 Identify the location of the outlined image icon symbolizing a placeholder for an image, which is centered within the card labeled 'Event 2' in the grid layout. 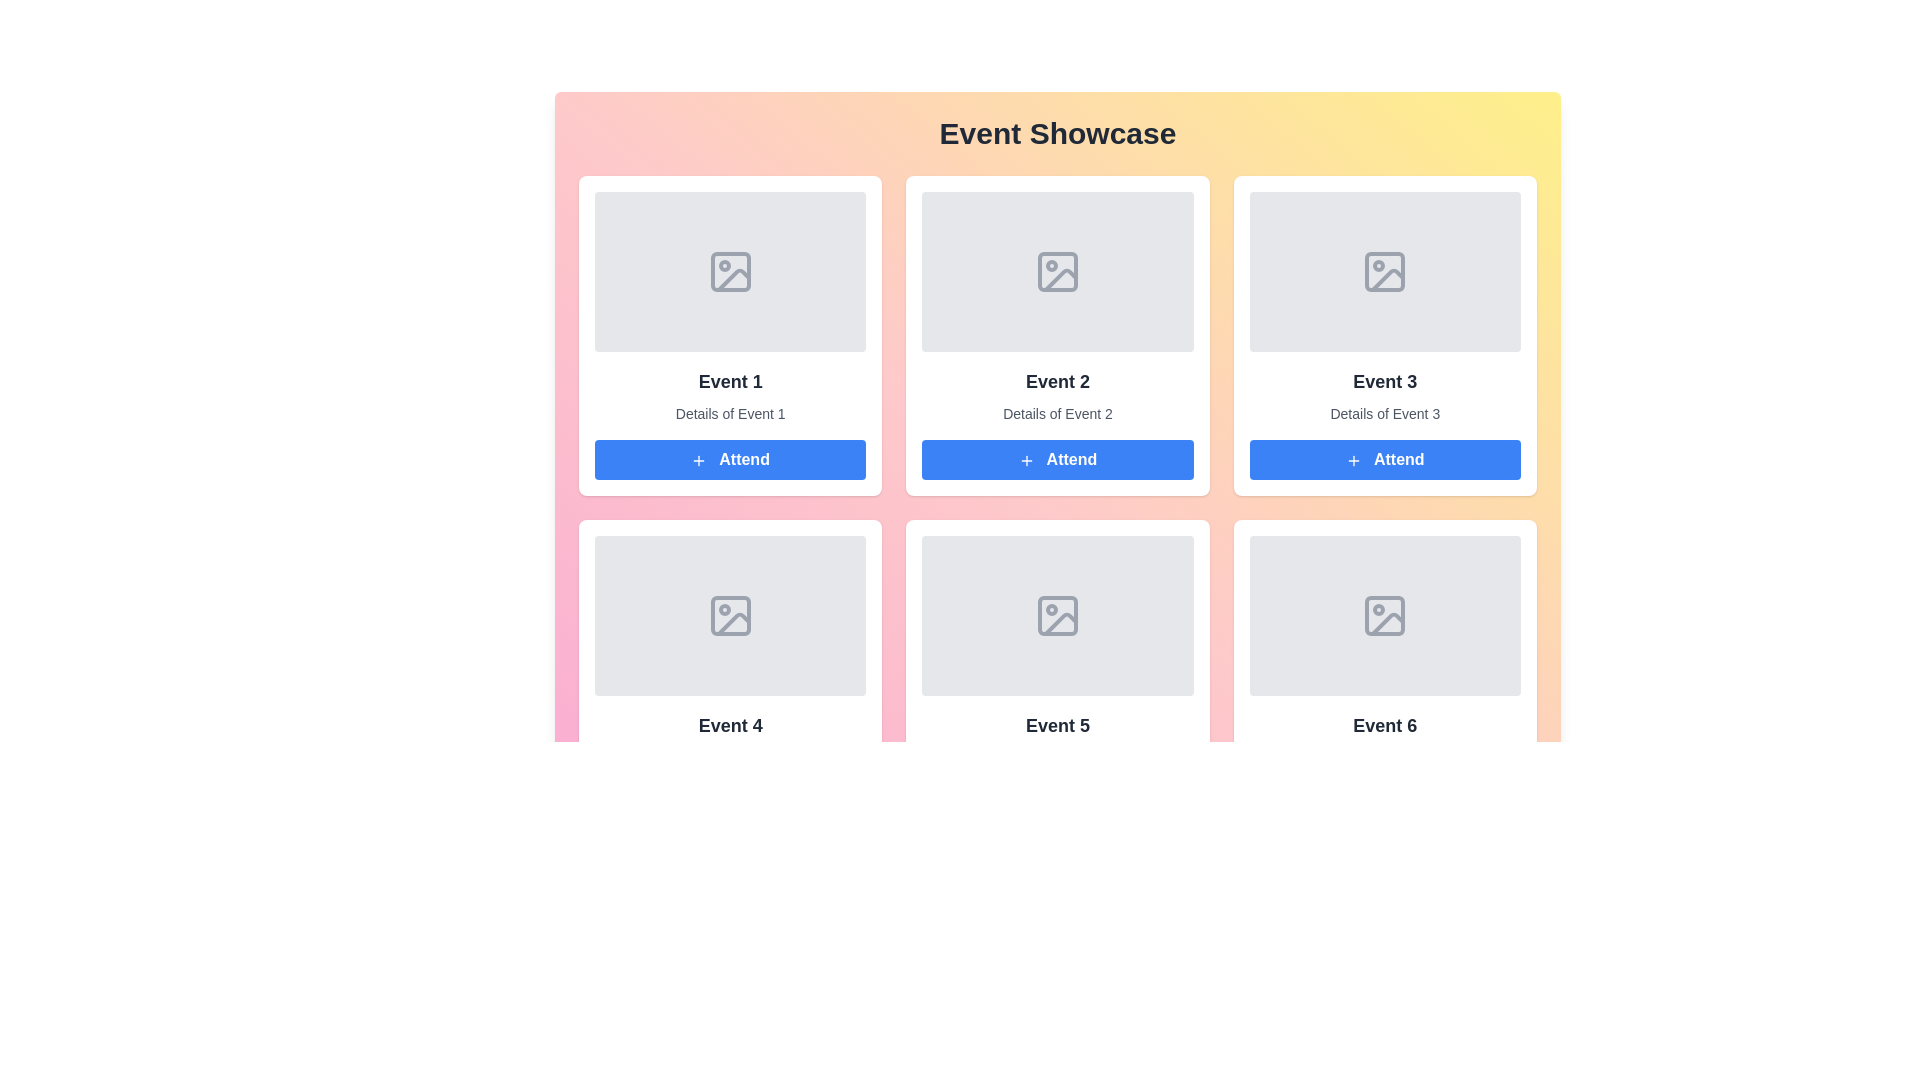
(1056, 272).